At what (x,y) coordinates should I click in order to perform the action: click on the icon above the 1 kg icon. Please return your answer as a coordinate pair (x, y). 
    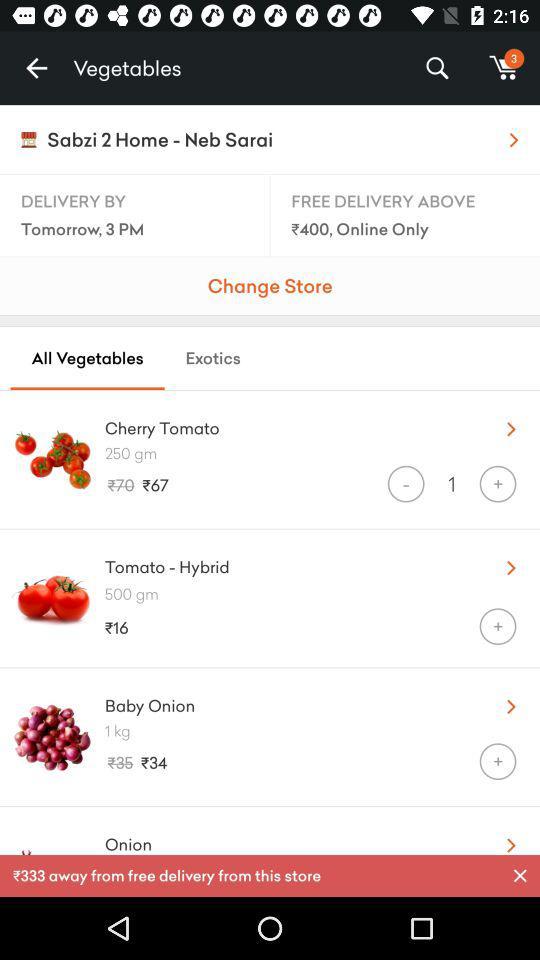
    Looking at the image, I should click on (287, 701).